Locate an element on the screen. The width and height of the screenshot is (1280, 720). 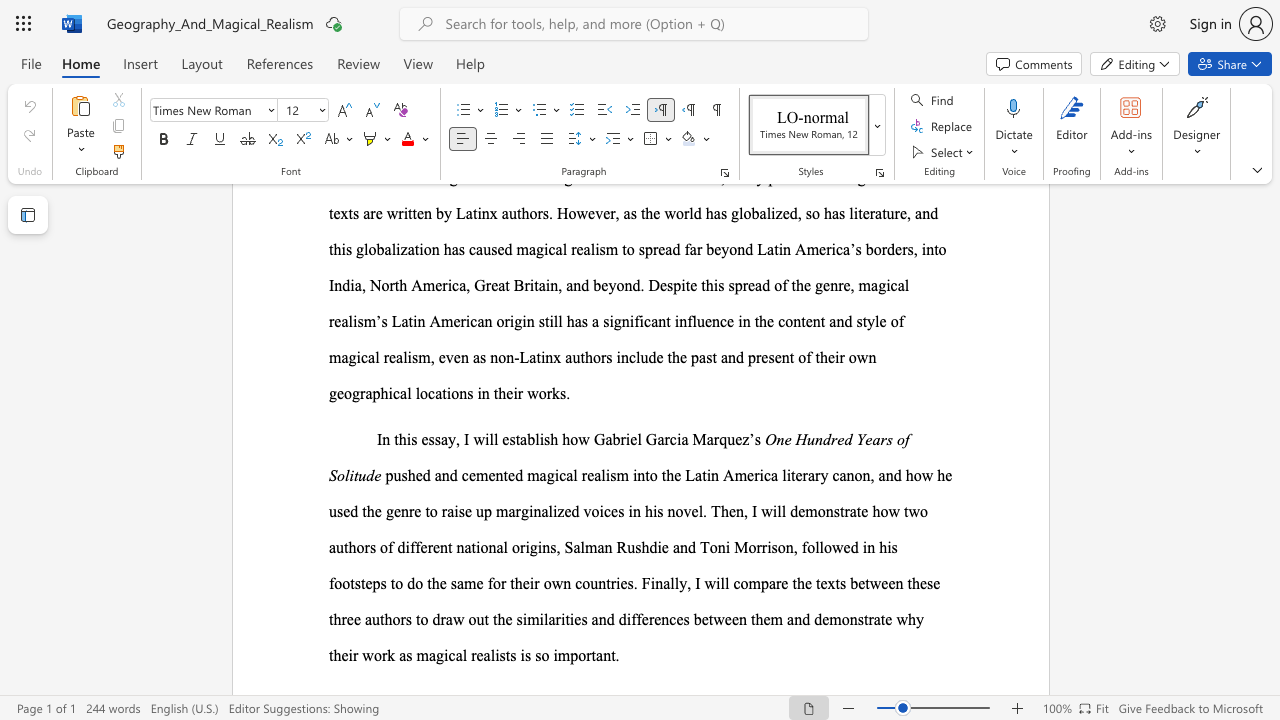
the subset text "Years" within the text "One Hundred Years of Solitude" is located at coordinates (856, 438).